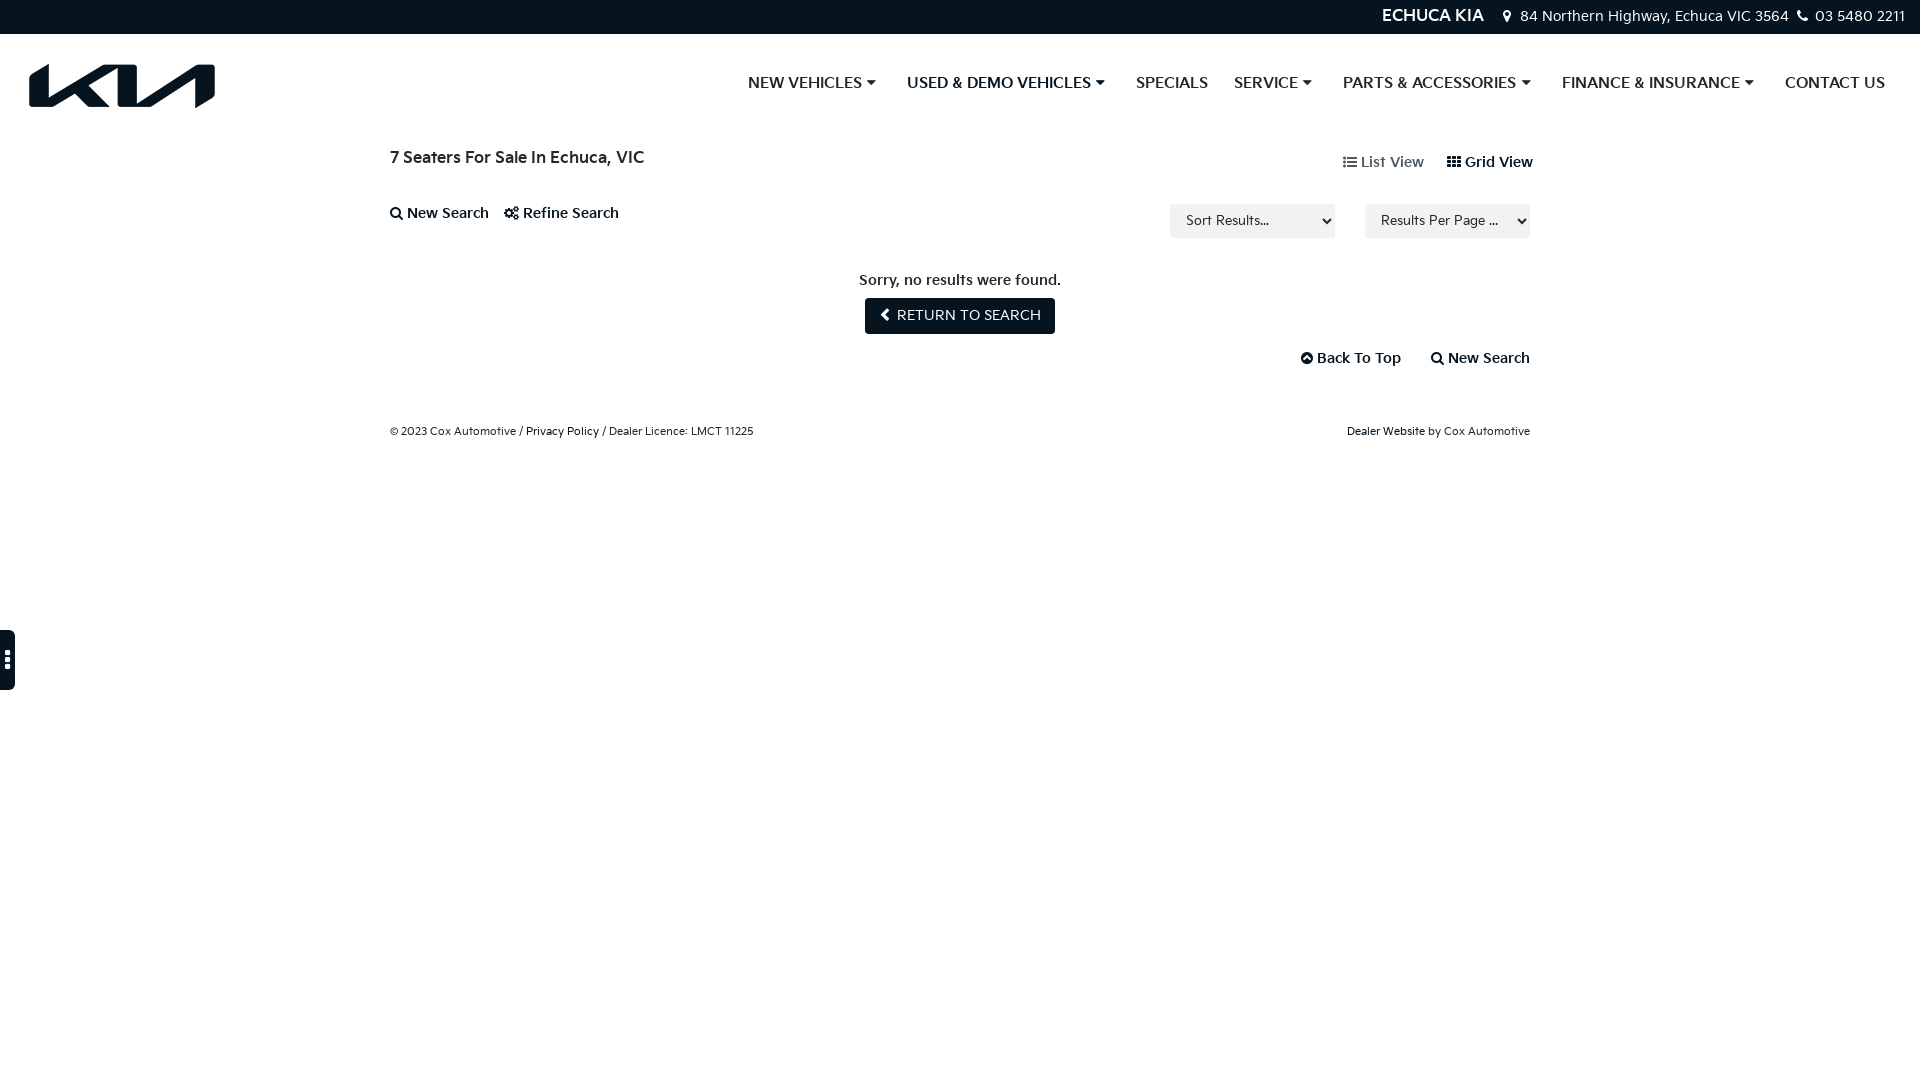 The image size is (1920, 1080). I want to click on 'Refine Search', so click(568, 221).